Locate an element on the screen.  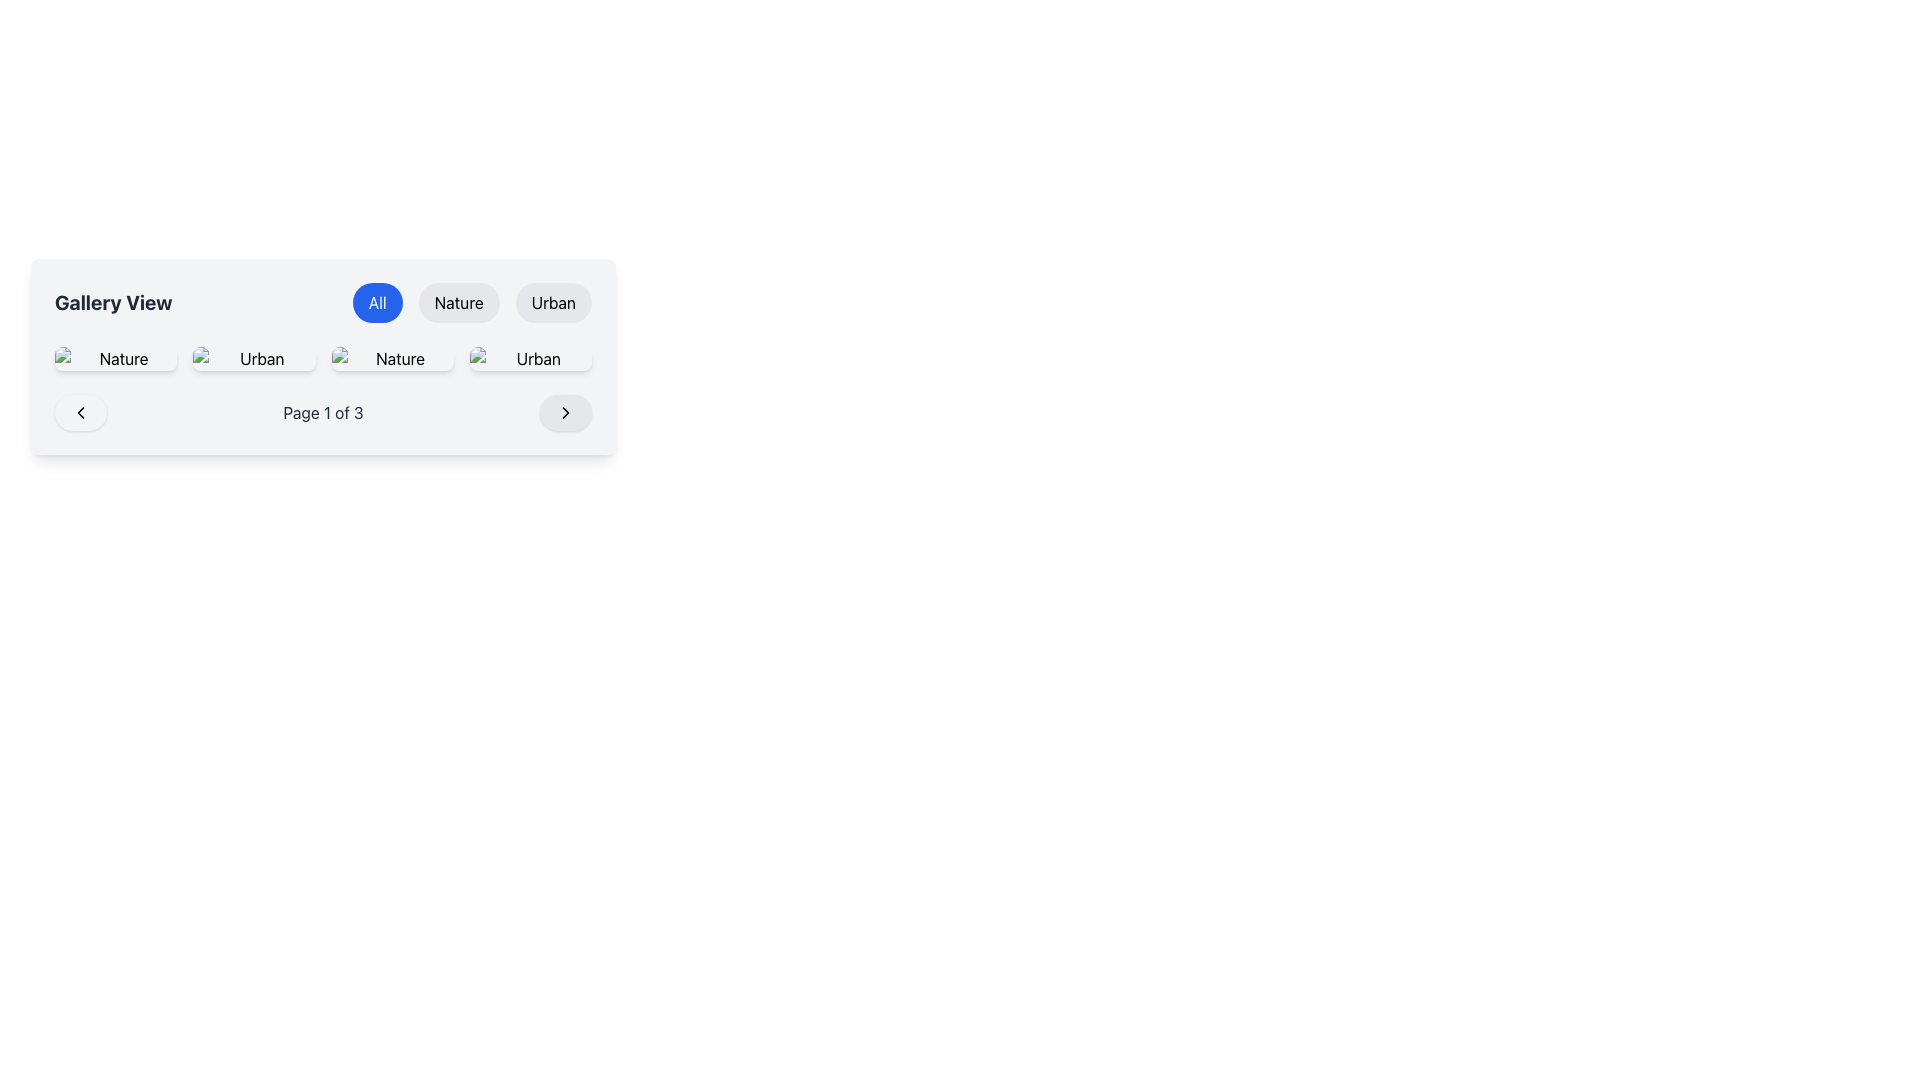
the 'Nature' image placeholder is located at coordinates (392, 357).